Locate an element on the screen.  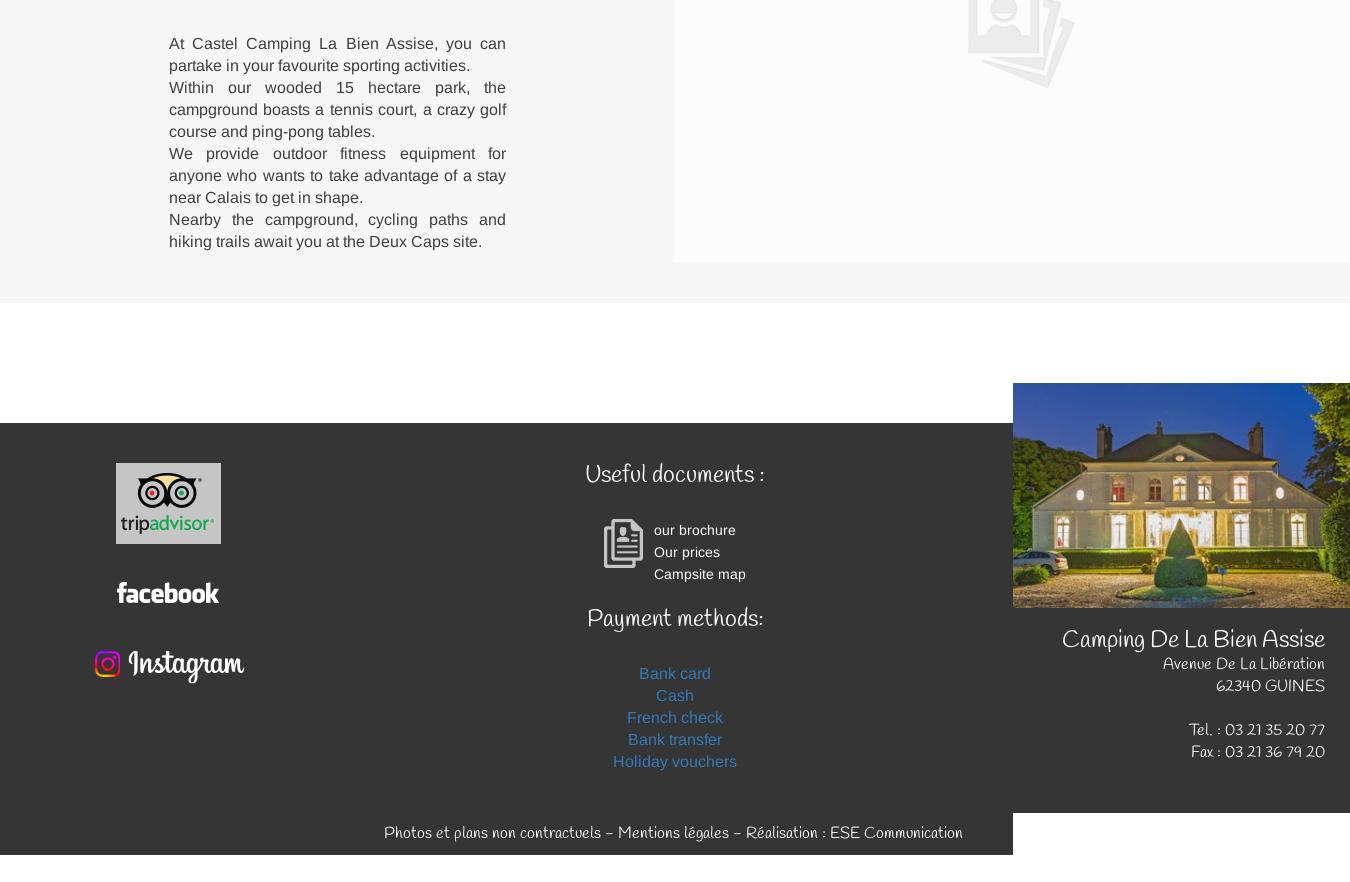
'Our prices' is located at coordinates (686, 551).